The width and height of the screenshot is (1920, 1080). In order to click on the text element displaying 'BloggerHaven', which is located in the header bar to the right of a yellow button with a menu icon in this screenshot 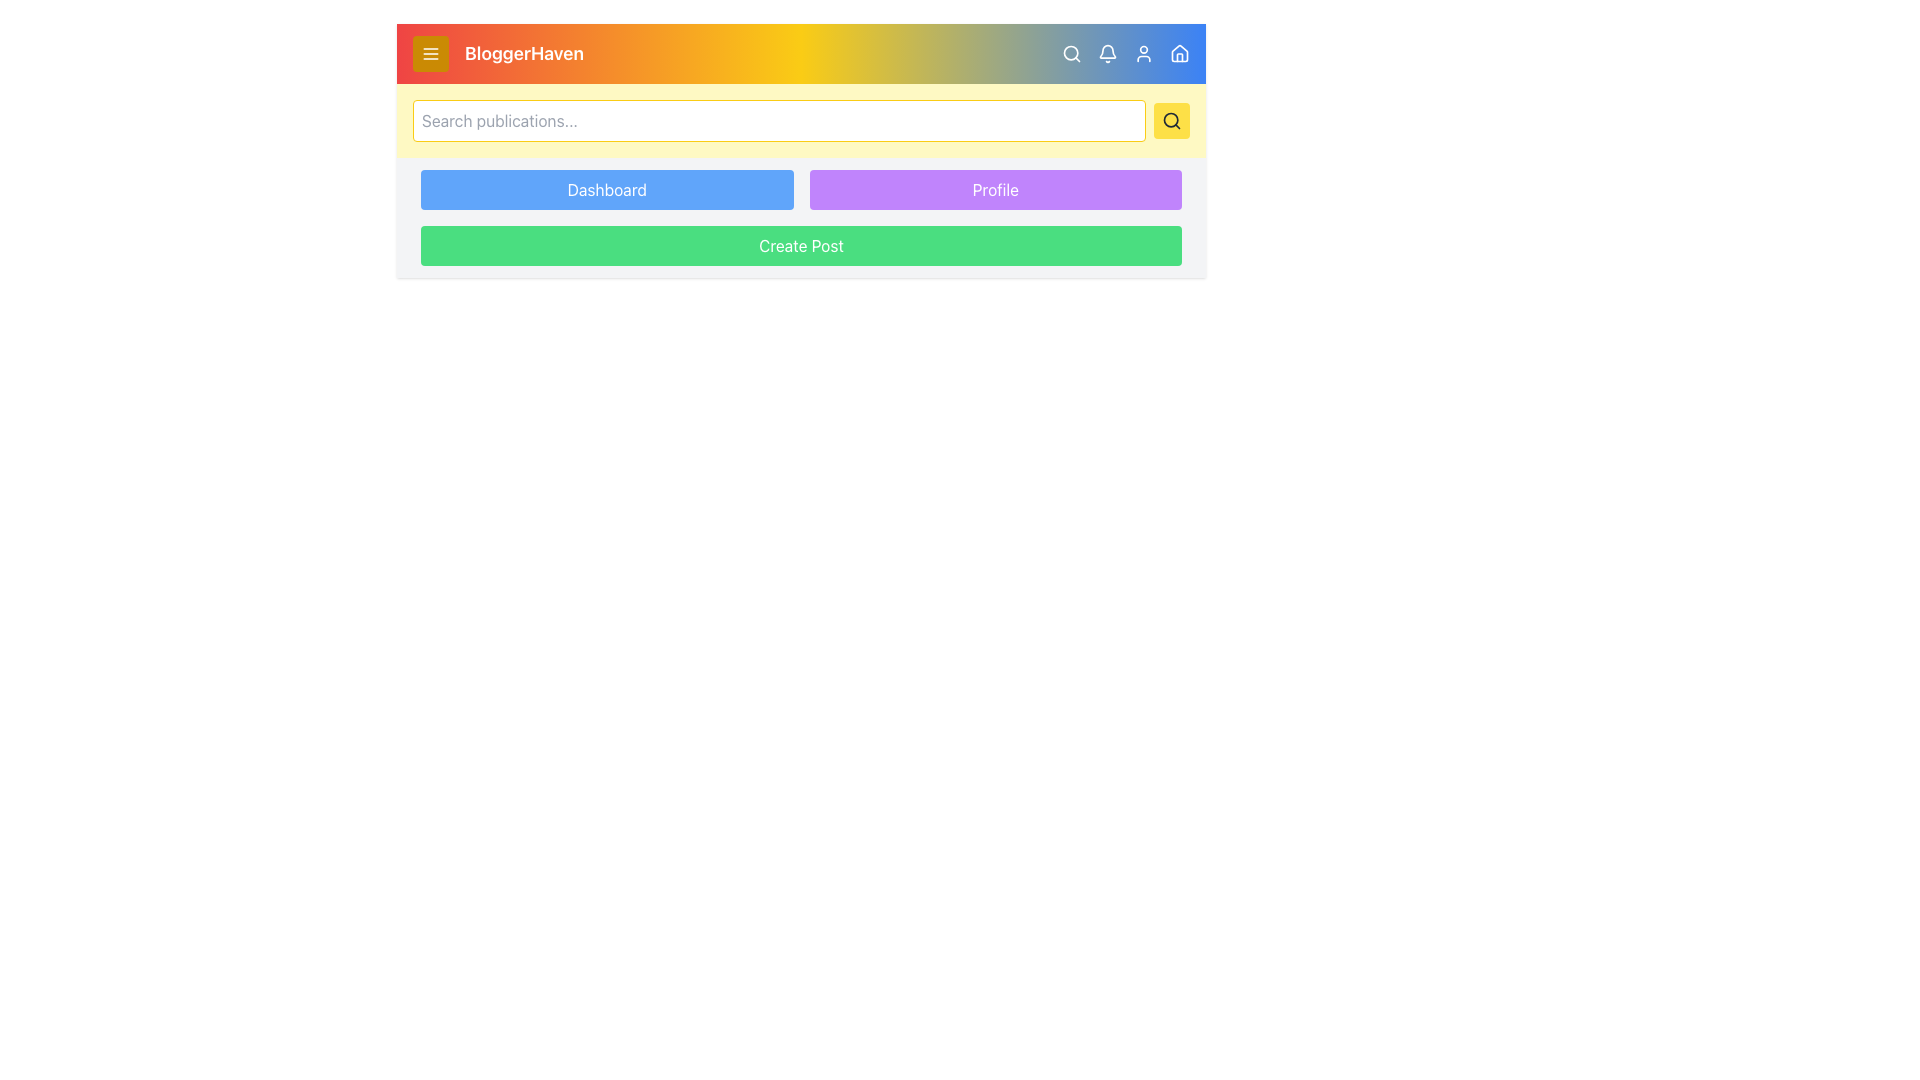, I will do `click(524, 53)`.